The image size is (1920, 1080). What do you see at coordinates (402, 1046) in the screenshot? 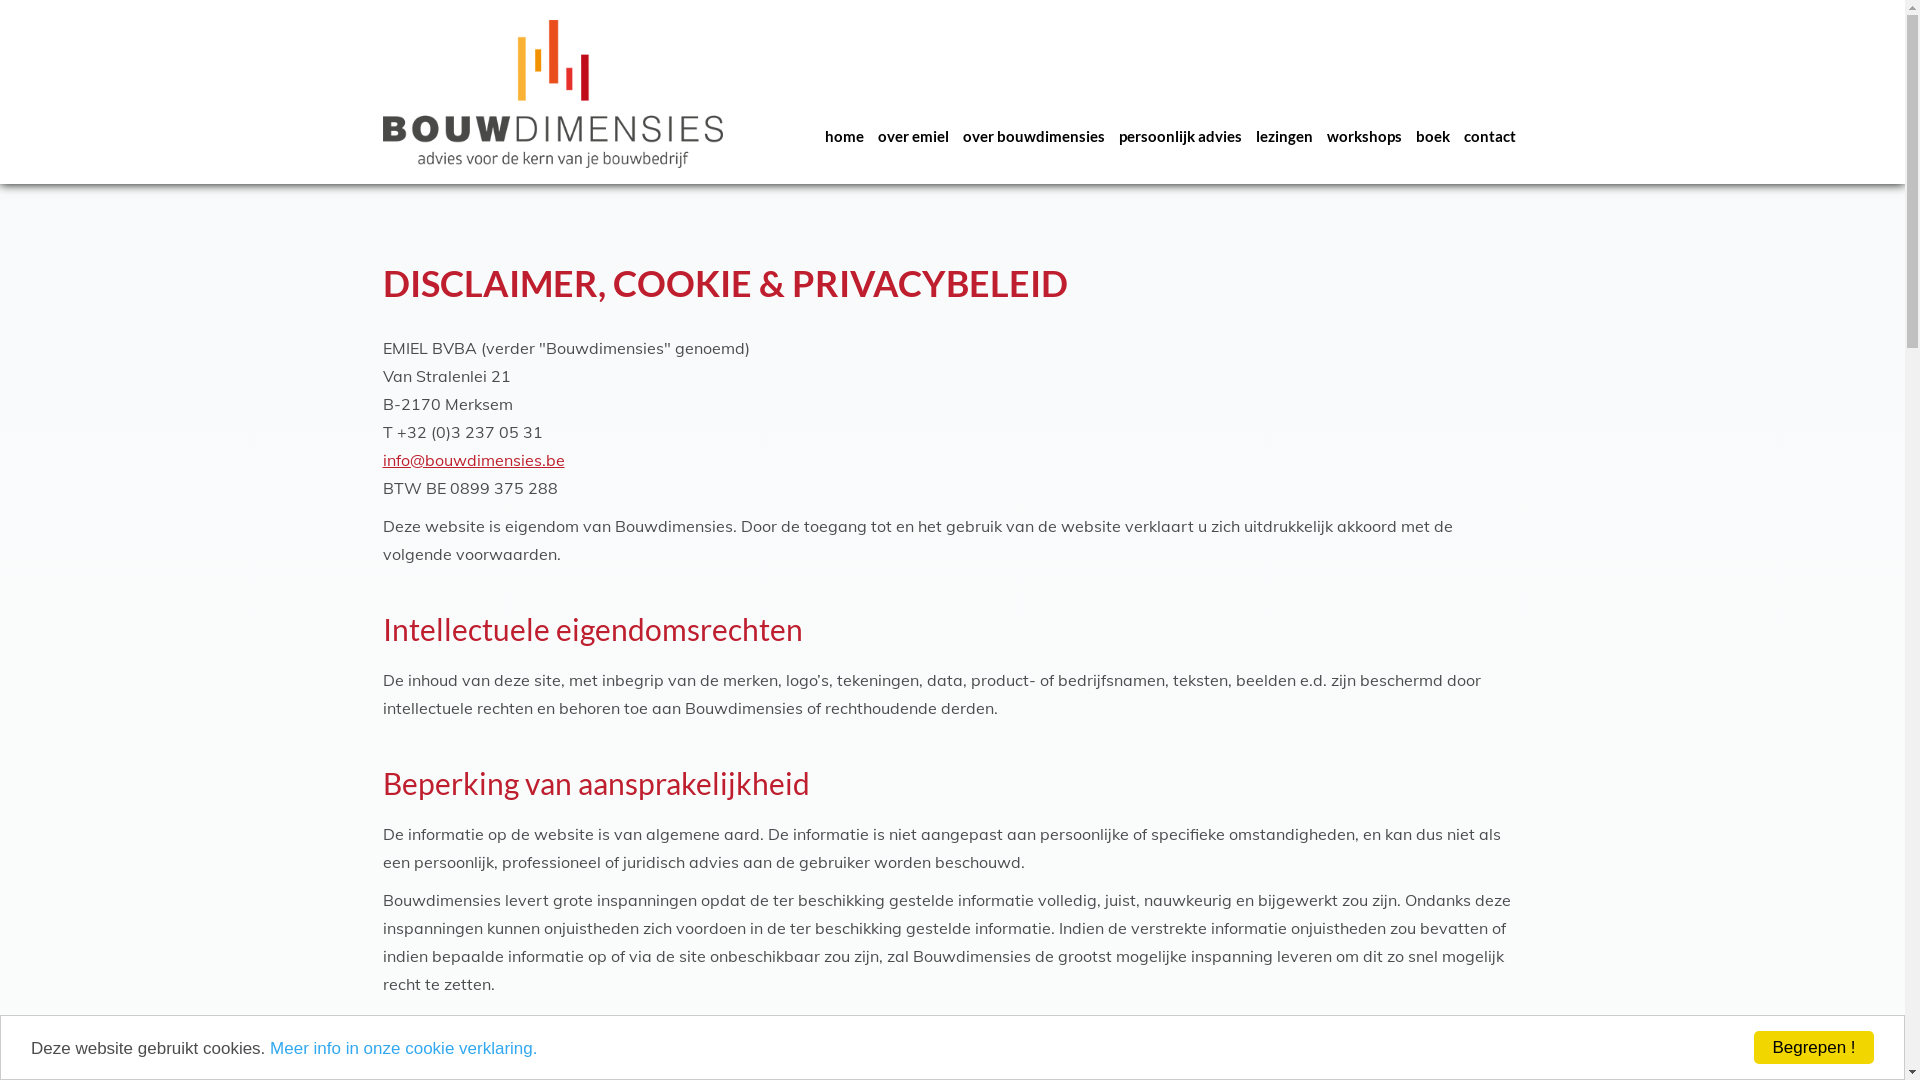
I see `'Meer info in onze cookie verklaring.'` at bounding box center [402, 1046].